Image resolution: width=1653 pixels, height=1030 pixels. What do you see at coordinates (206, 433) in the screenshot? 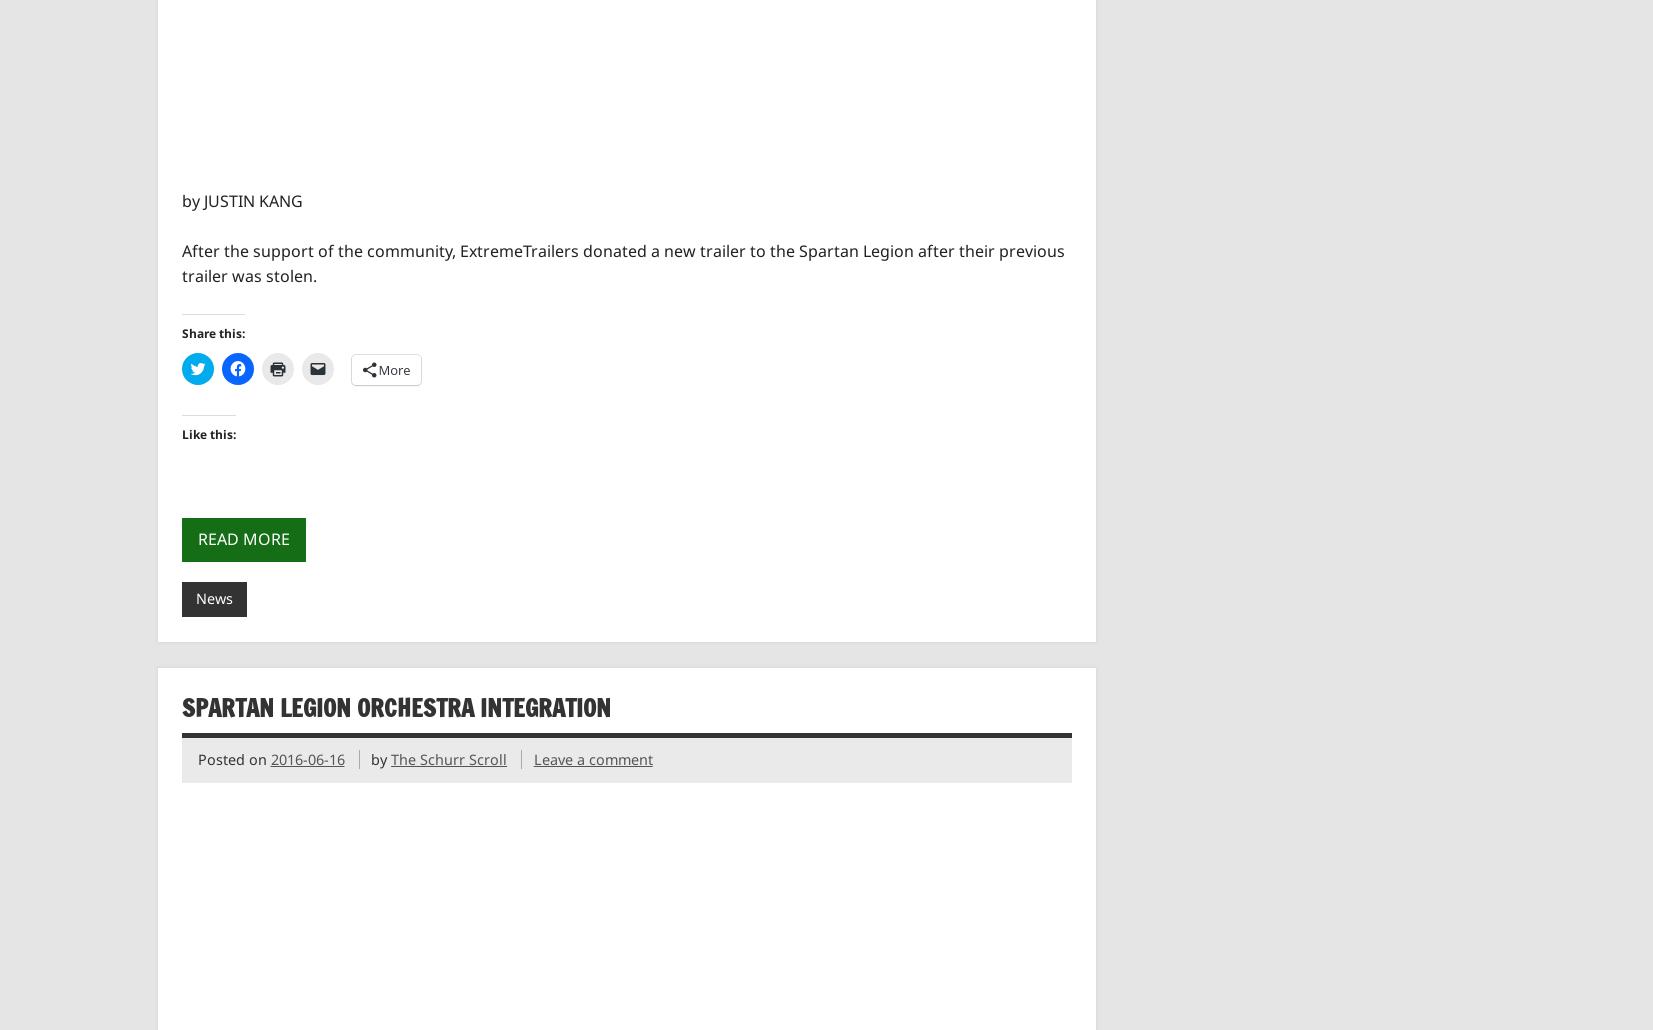
I see `'Like this:'` at bounding box center [206, 433].